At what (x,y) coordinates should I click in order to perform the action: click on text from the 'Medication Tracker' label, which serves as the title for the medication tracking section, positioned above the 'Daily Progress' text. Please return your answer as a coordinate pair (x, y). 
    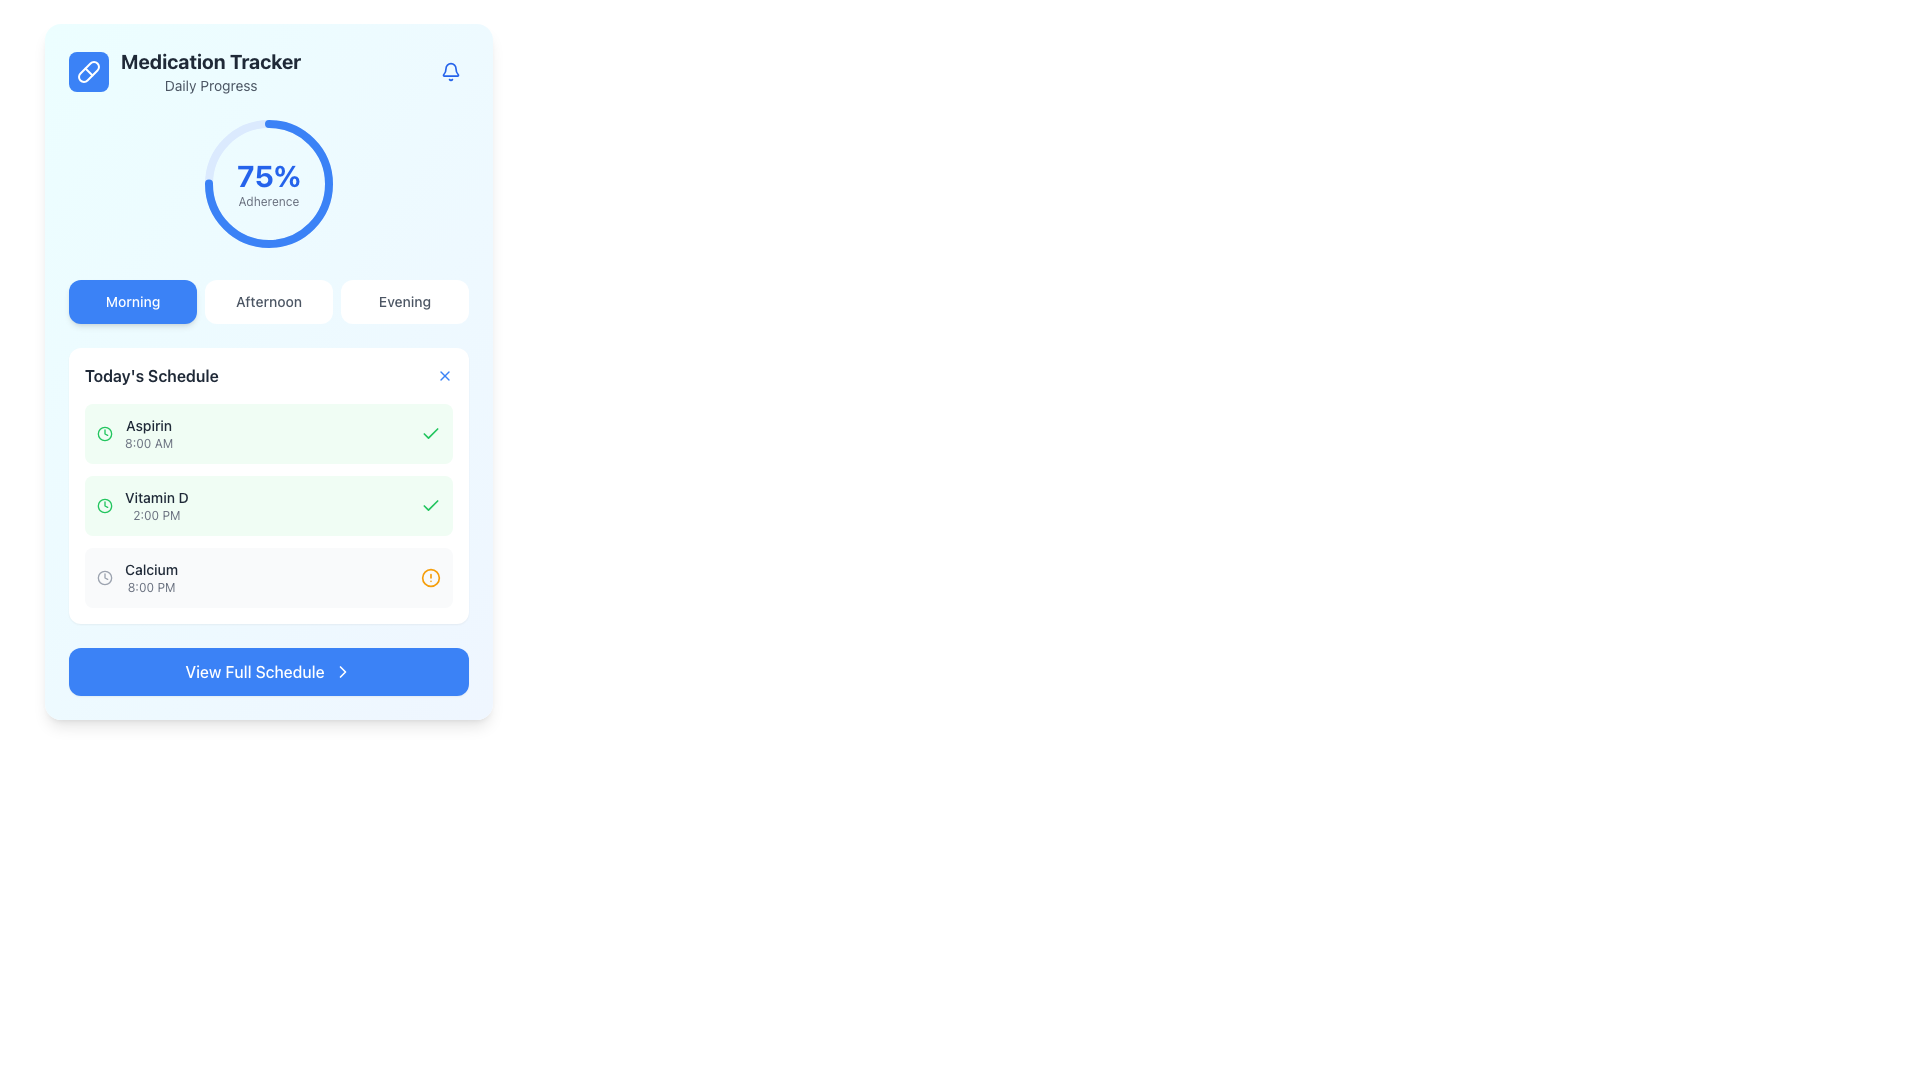
    Looking at the image, I should click on (211, 60).